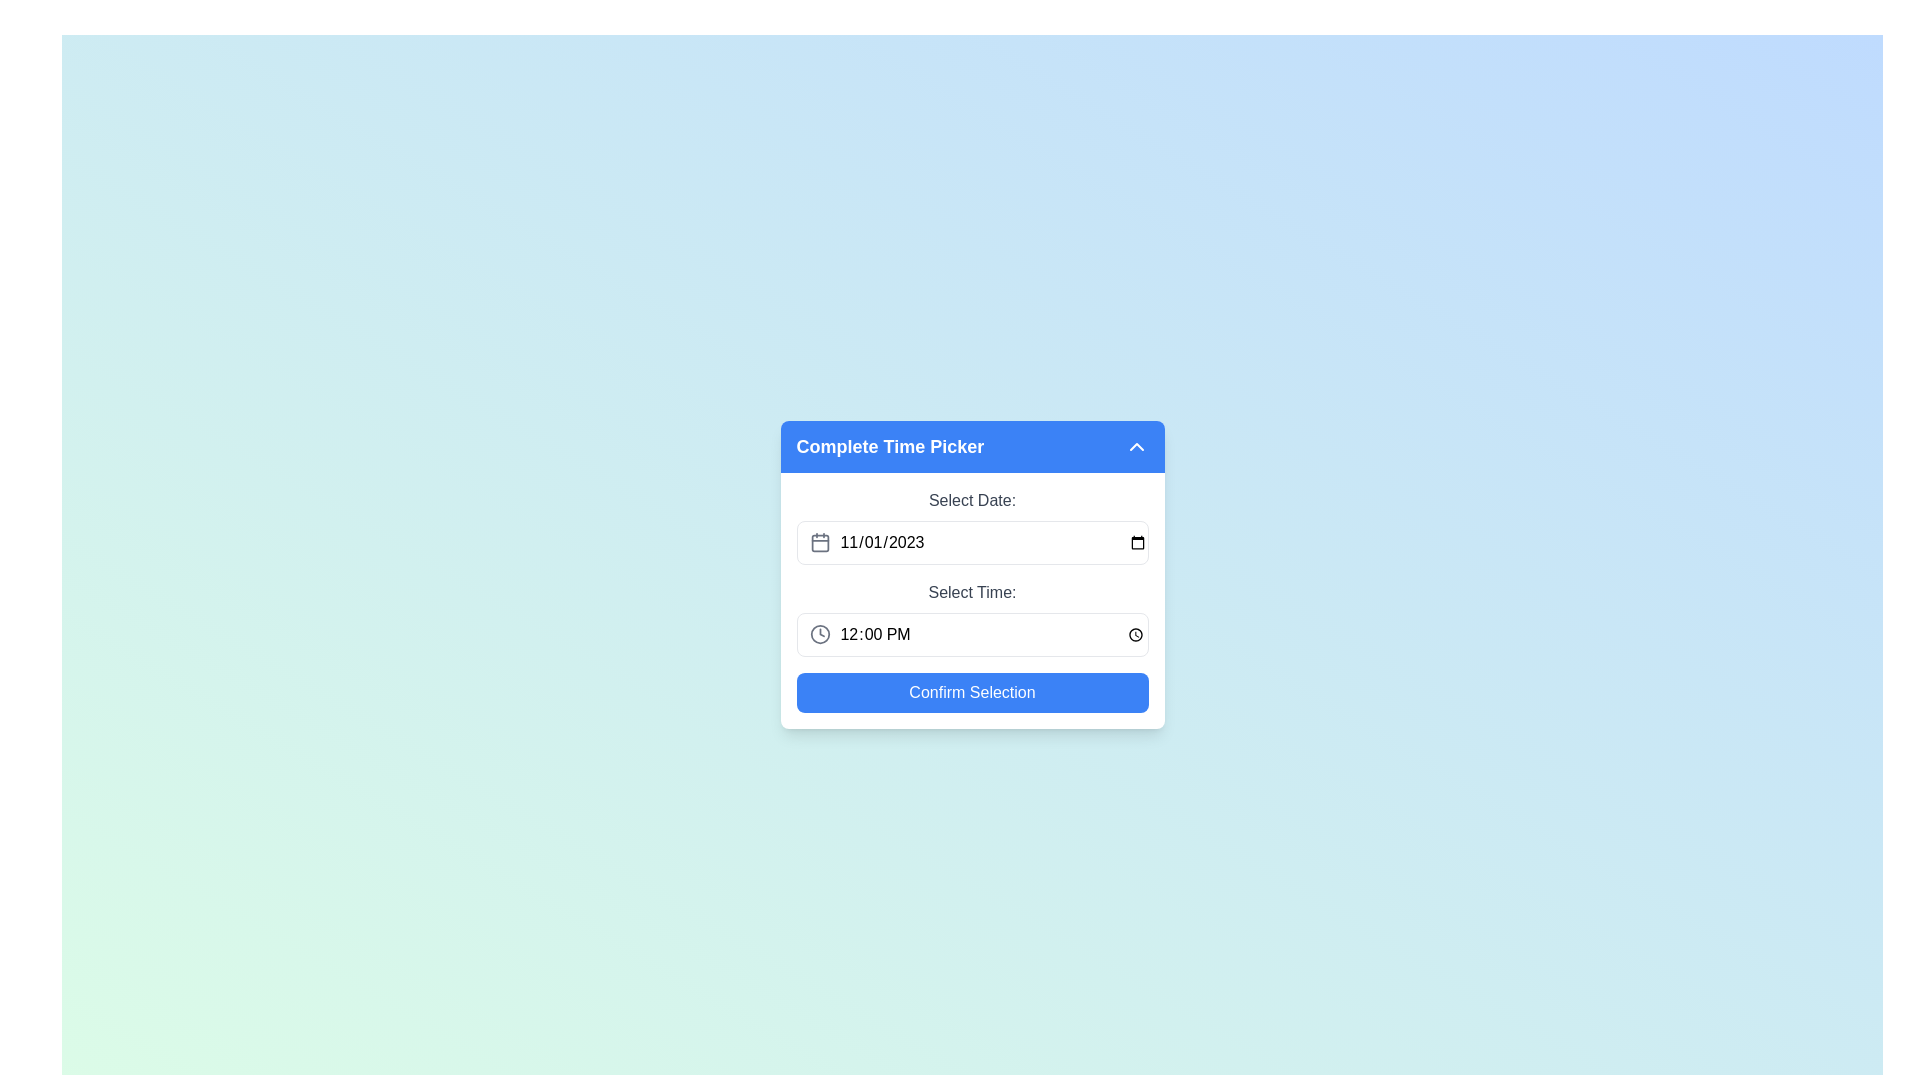  I want to click on the date selection icon located to the left of the input field in the 'Select Date' card, so click(820, 543).